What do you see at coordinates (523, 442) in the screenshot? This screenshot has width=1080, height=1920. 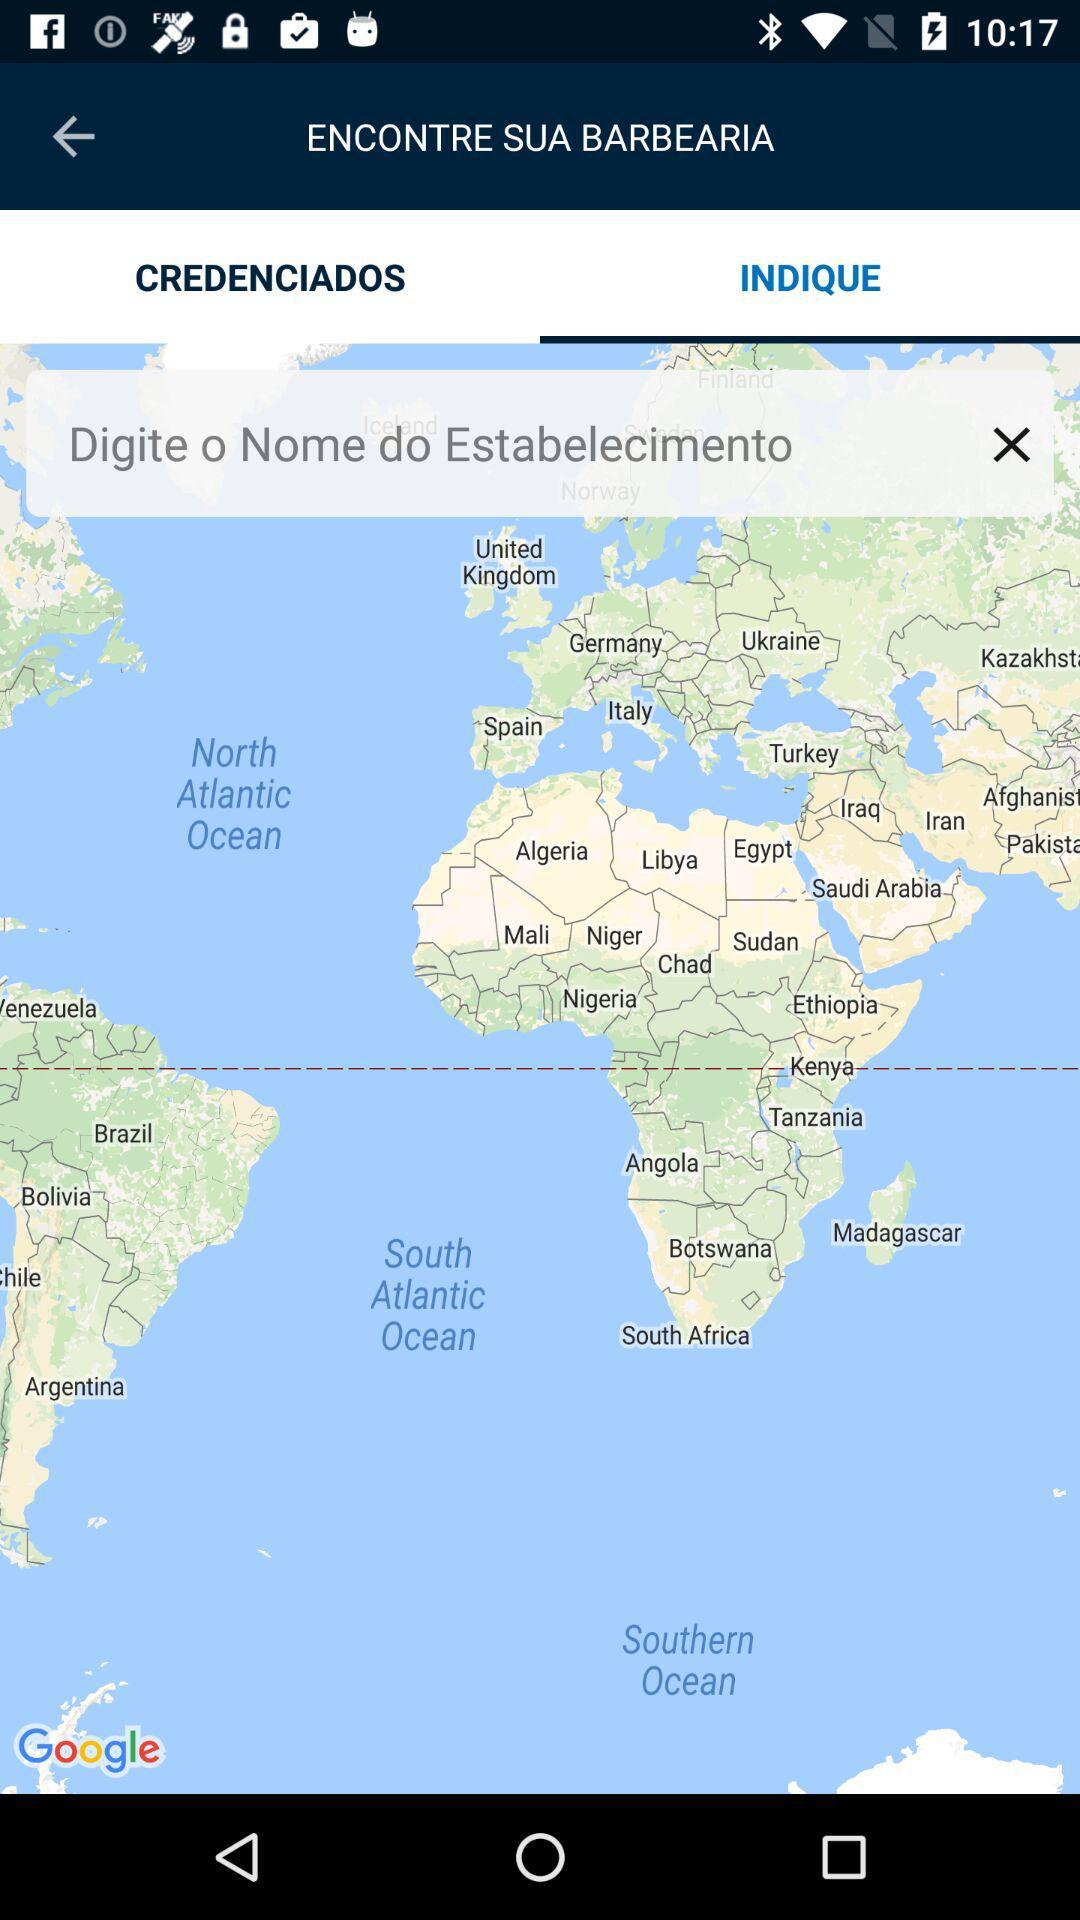 I see `search box` at bounding box center [523, 442].